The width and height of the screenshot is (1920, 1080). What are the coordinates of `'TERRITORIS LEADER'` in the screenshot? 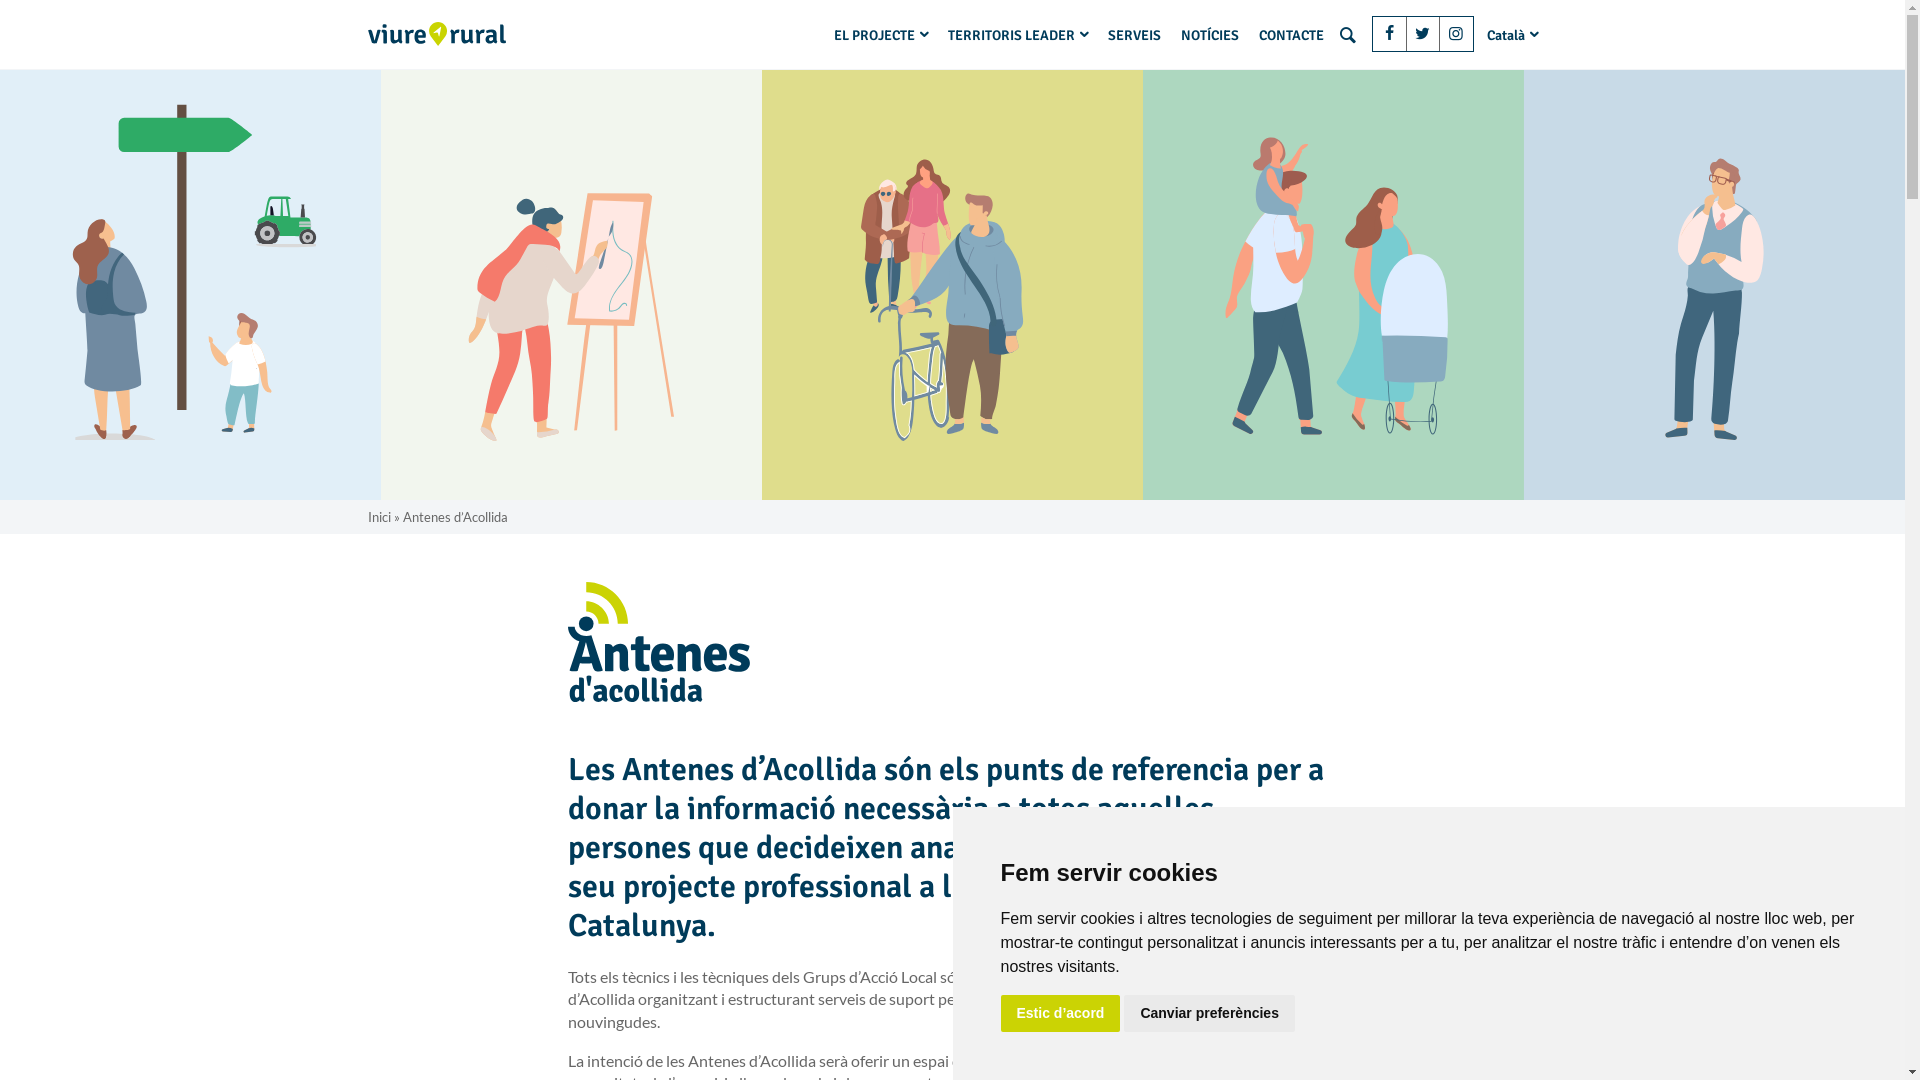 It's located at (1017, 34).